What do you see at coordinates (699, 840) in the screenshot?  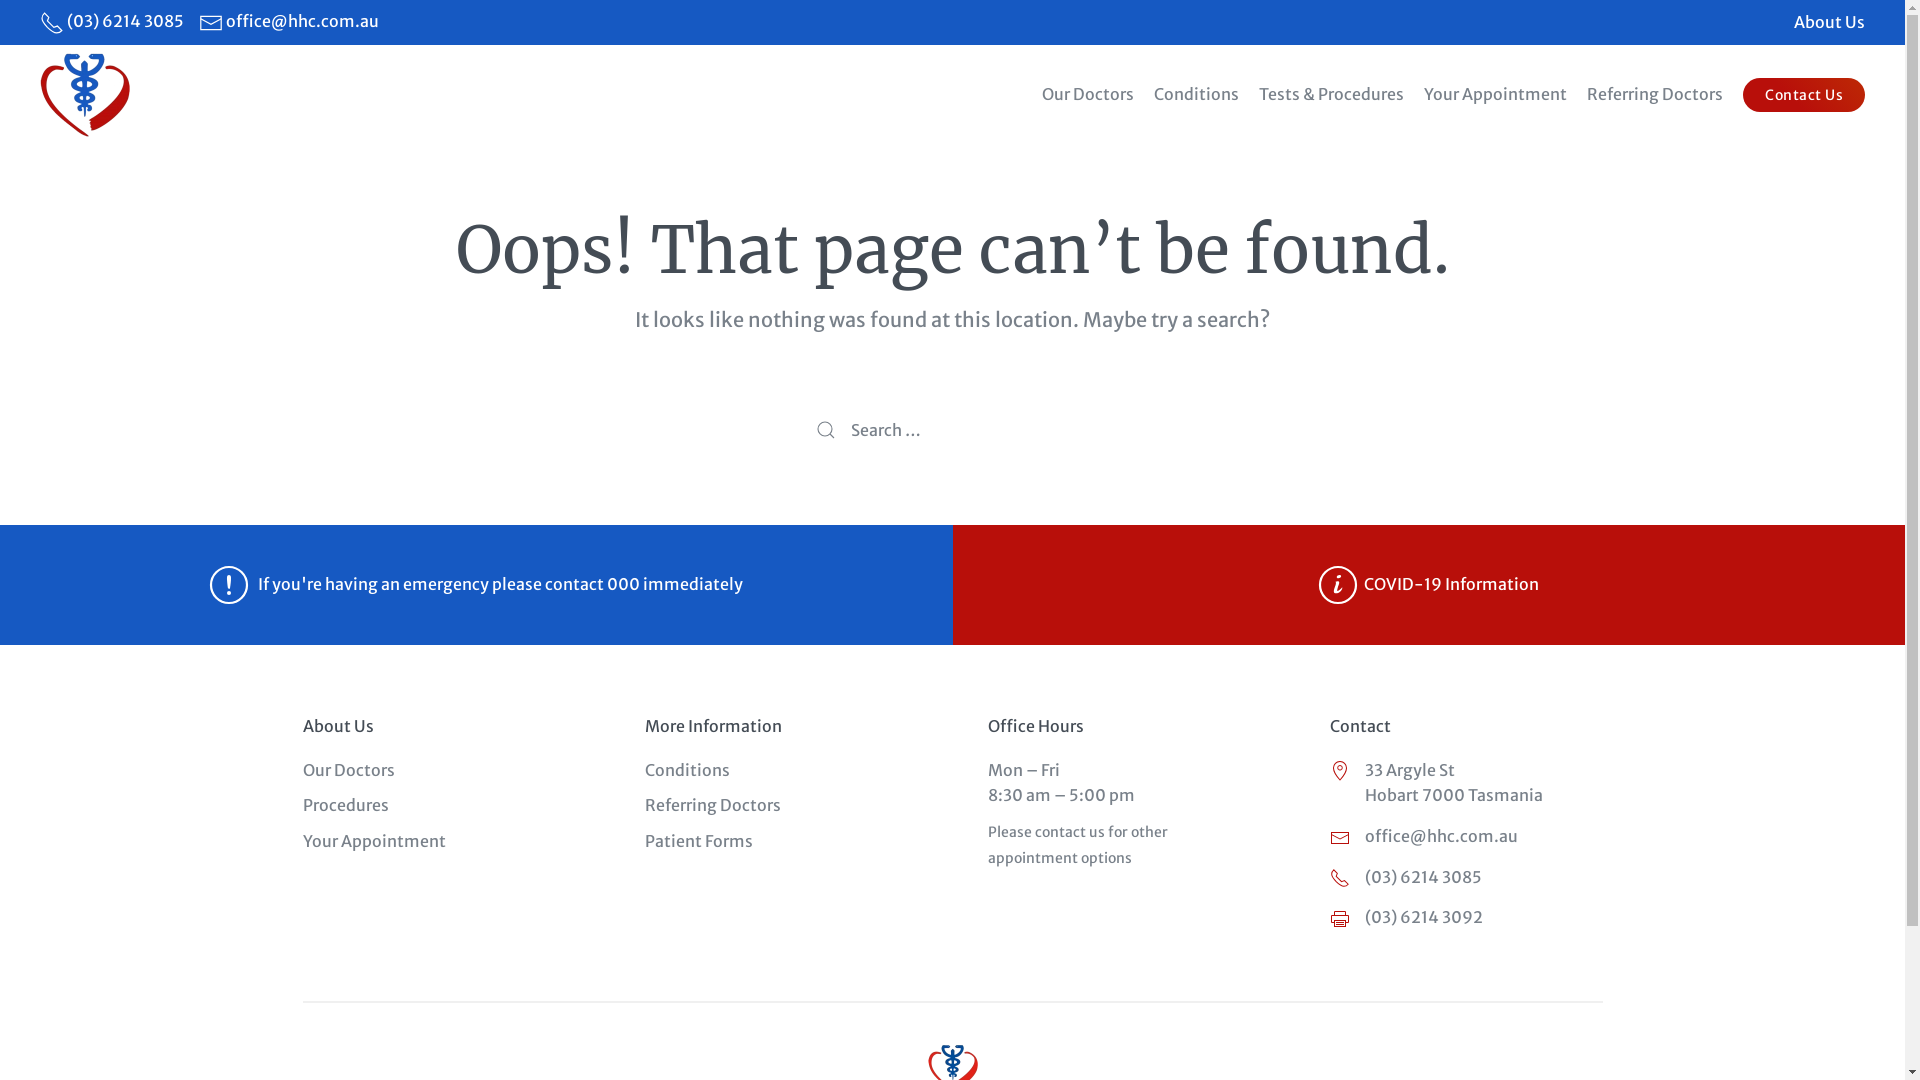 I see `'Patient Forms'` at bounding box center [699, 840].